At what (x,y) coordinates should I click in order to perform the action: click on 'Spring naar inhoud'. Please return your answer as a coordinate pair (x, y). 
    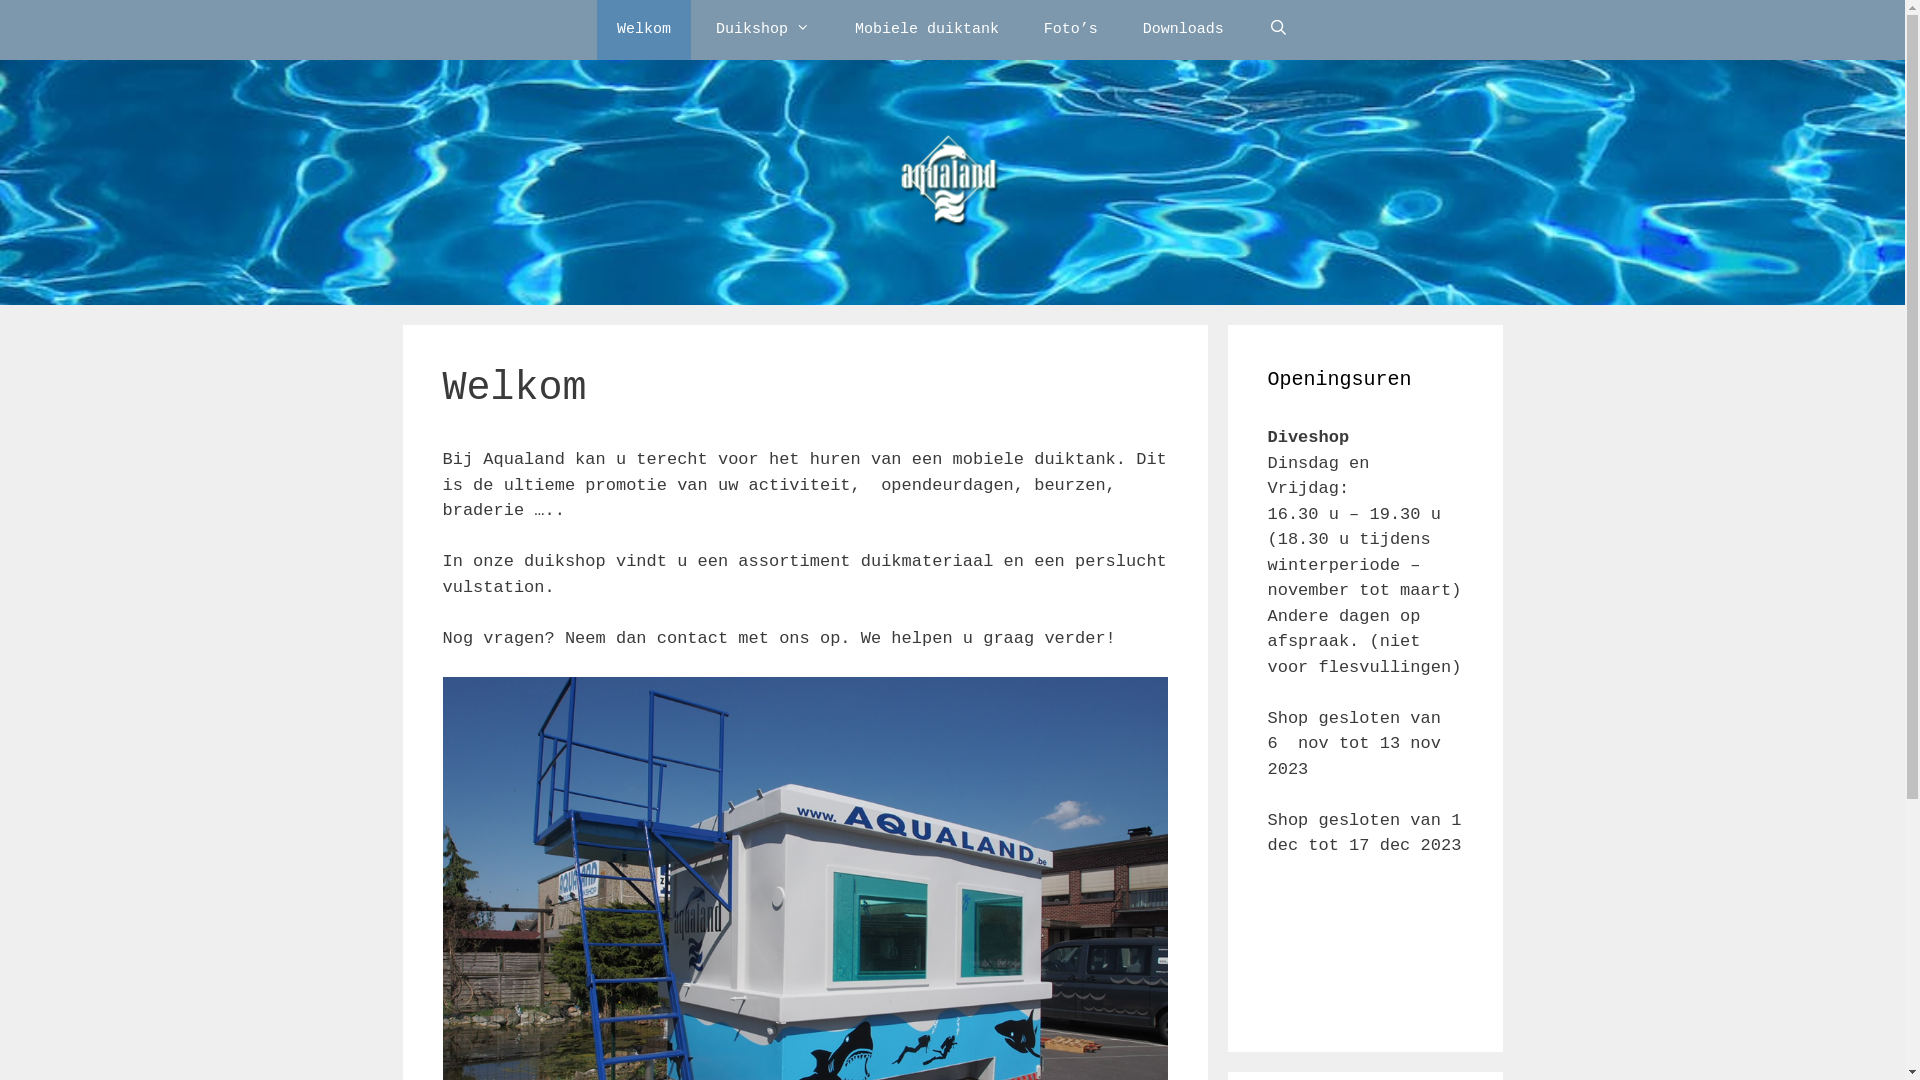
    Looking at the image, I should click on (0, 0).